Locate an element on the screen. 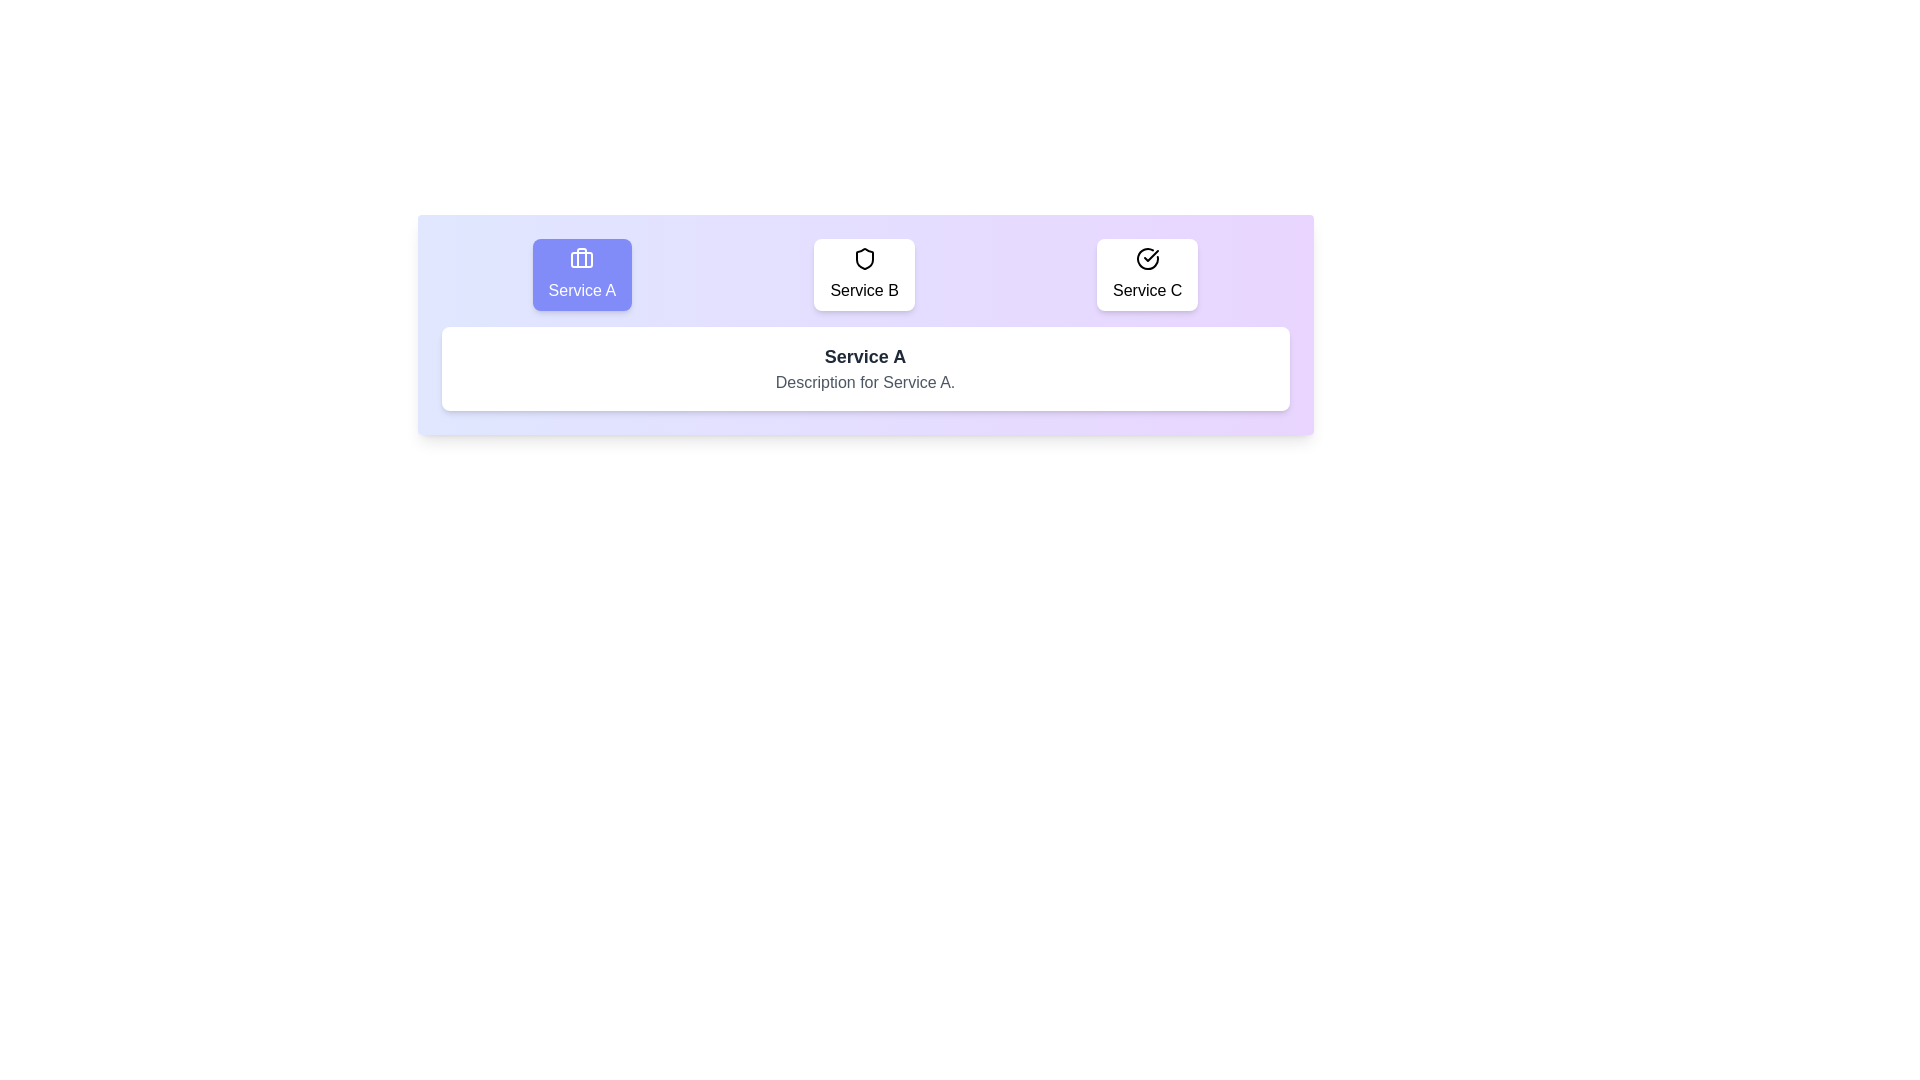 The height and width of the screenshot is (1080, 1920). the approval icon representing the successful status of 'Service C', located directly above the 'Service C' text label is located at coordinates (1147, 257).